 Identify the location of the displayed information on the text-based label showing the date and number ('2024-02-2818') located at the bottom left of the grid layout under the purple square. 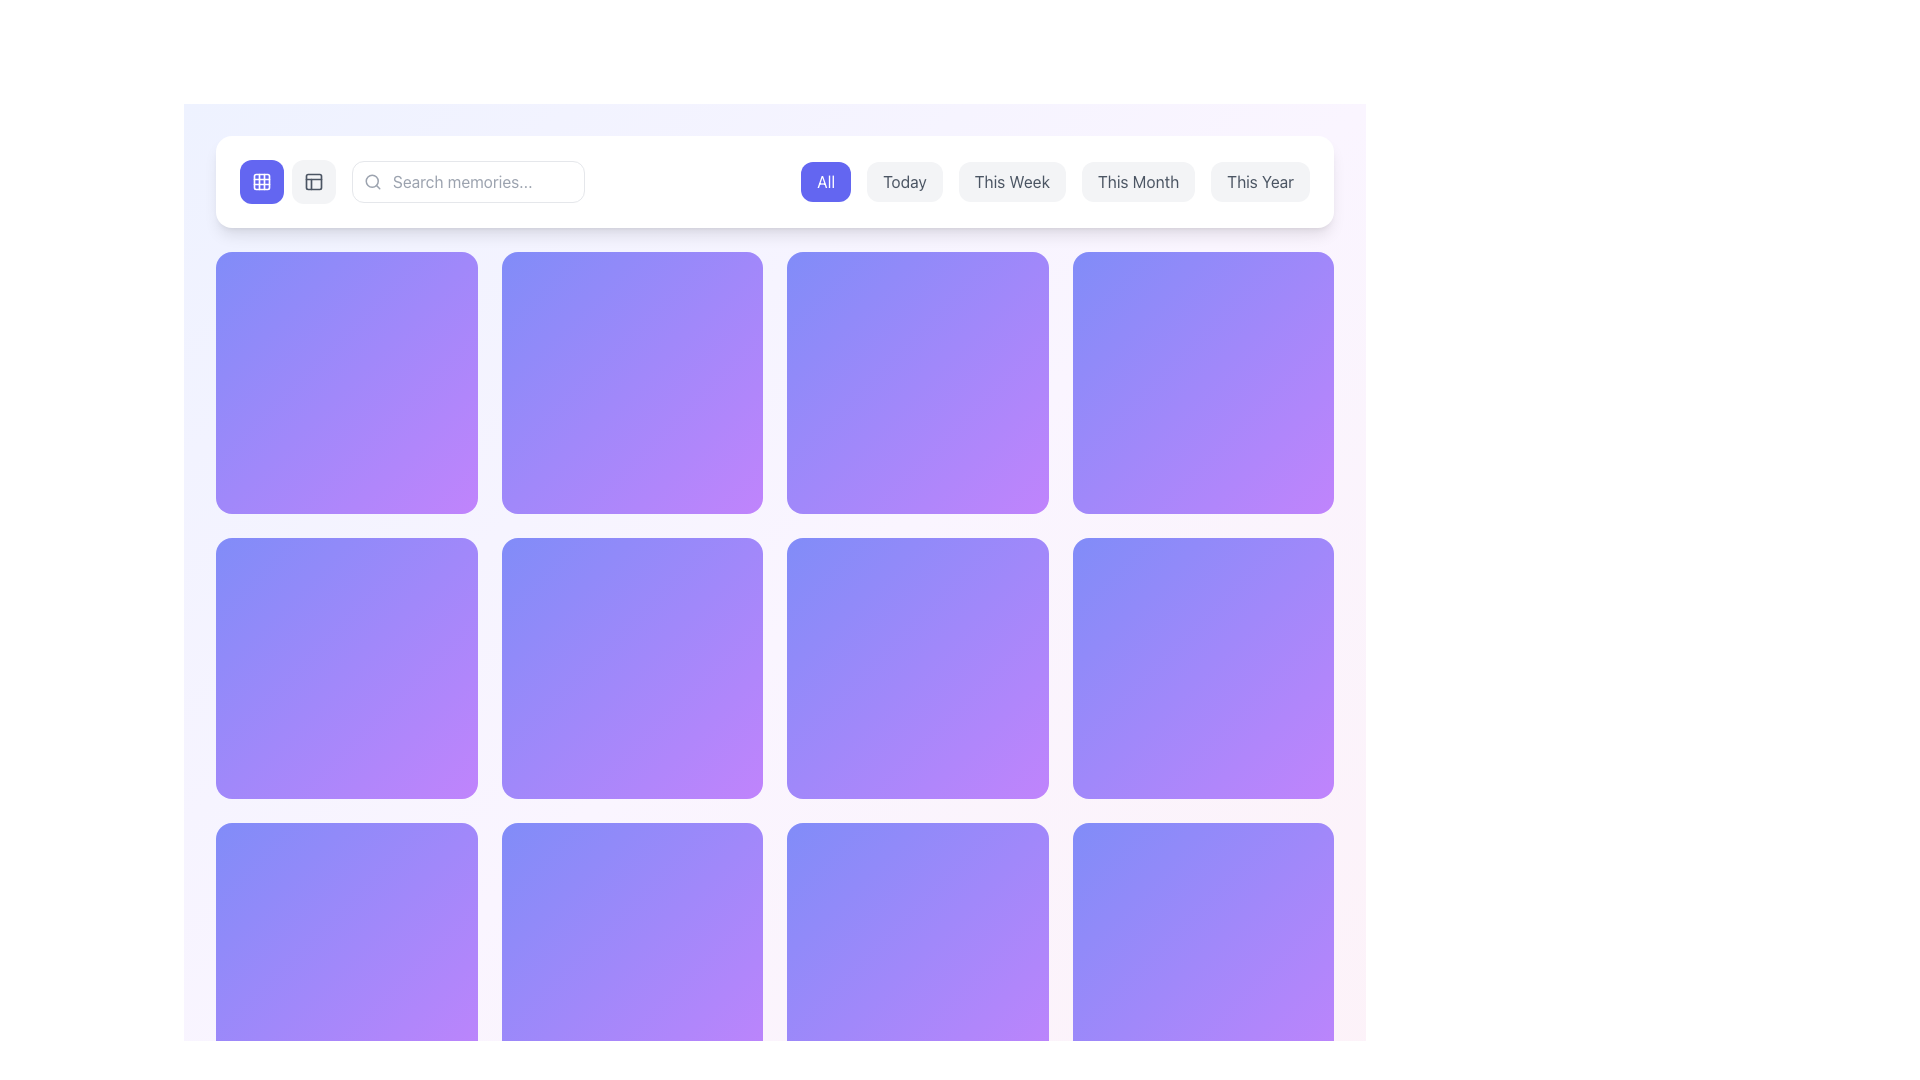
(567, 1045).